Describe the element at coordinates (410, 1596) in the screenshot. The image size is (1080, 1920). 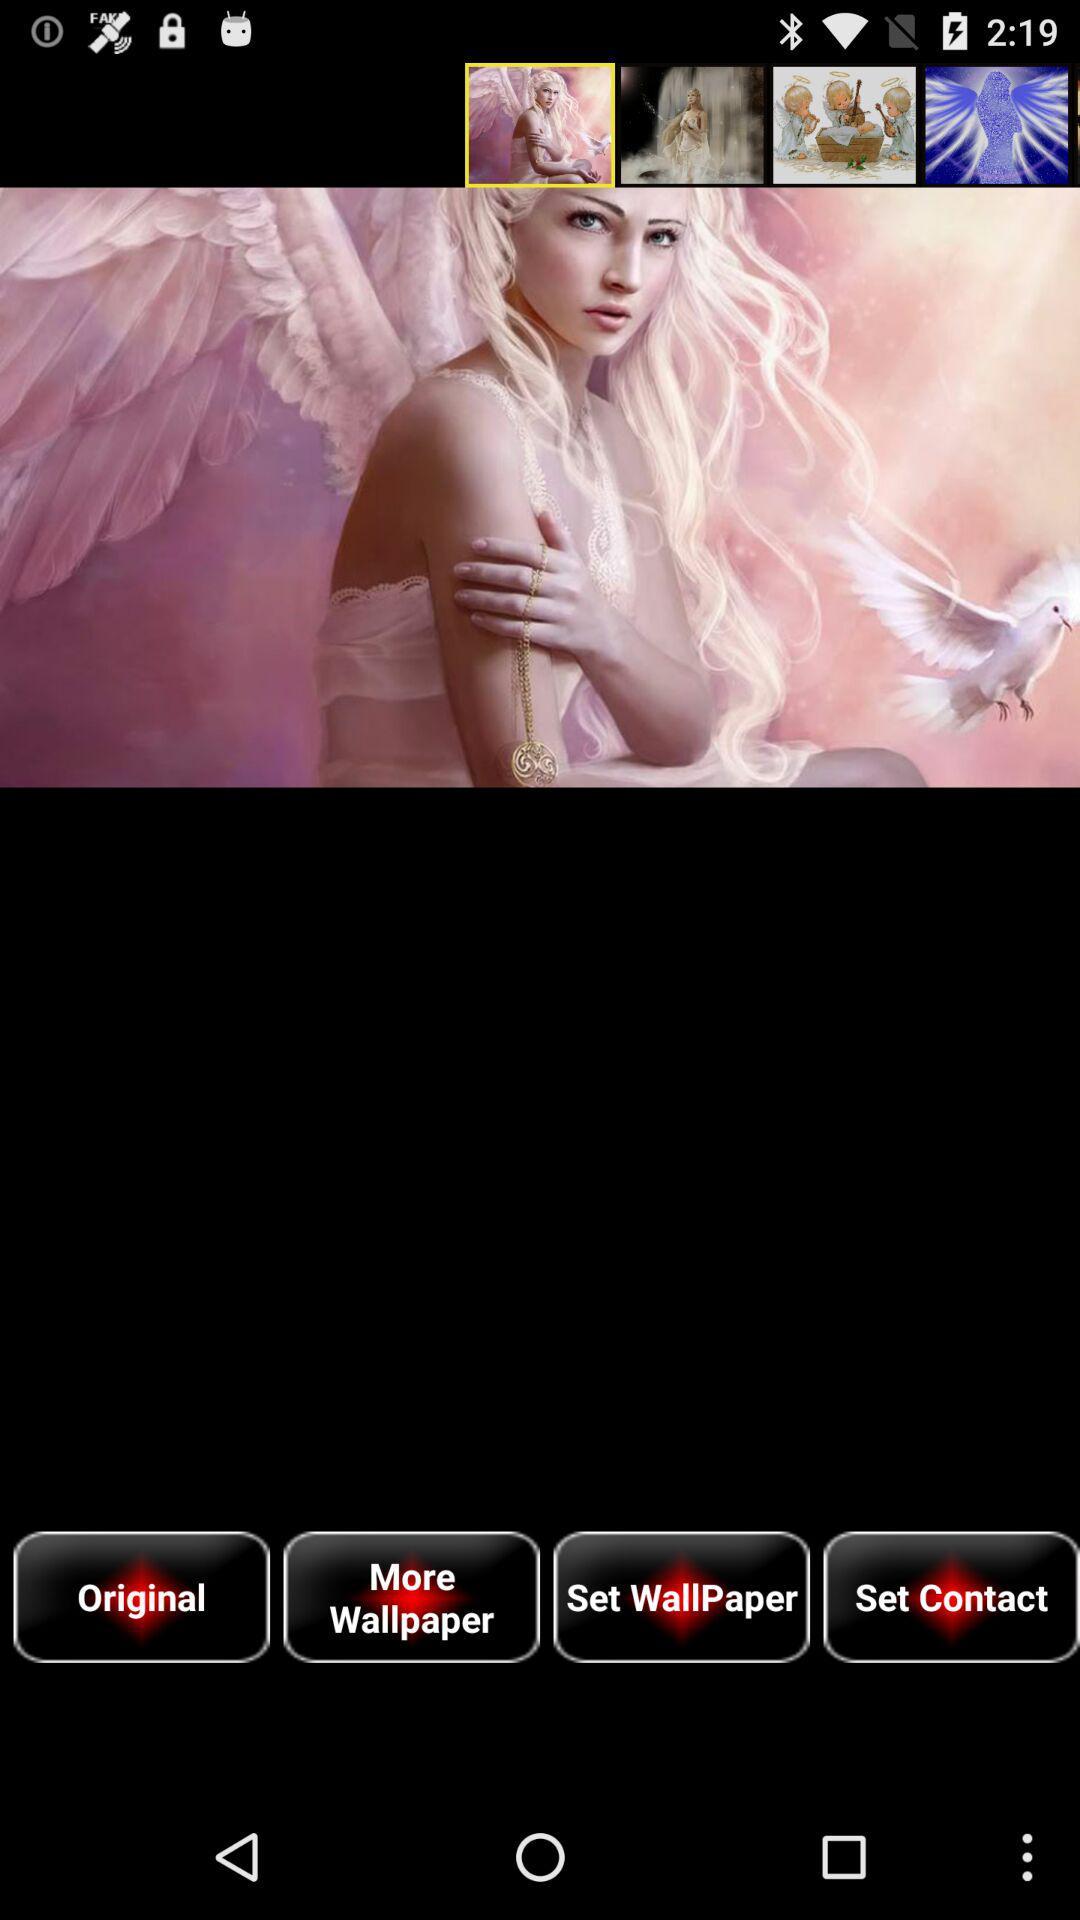
I see `icon next to the set wallpaper` at that location.